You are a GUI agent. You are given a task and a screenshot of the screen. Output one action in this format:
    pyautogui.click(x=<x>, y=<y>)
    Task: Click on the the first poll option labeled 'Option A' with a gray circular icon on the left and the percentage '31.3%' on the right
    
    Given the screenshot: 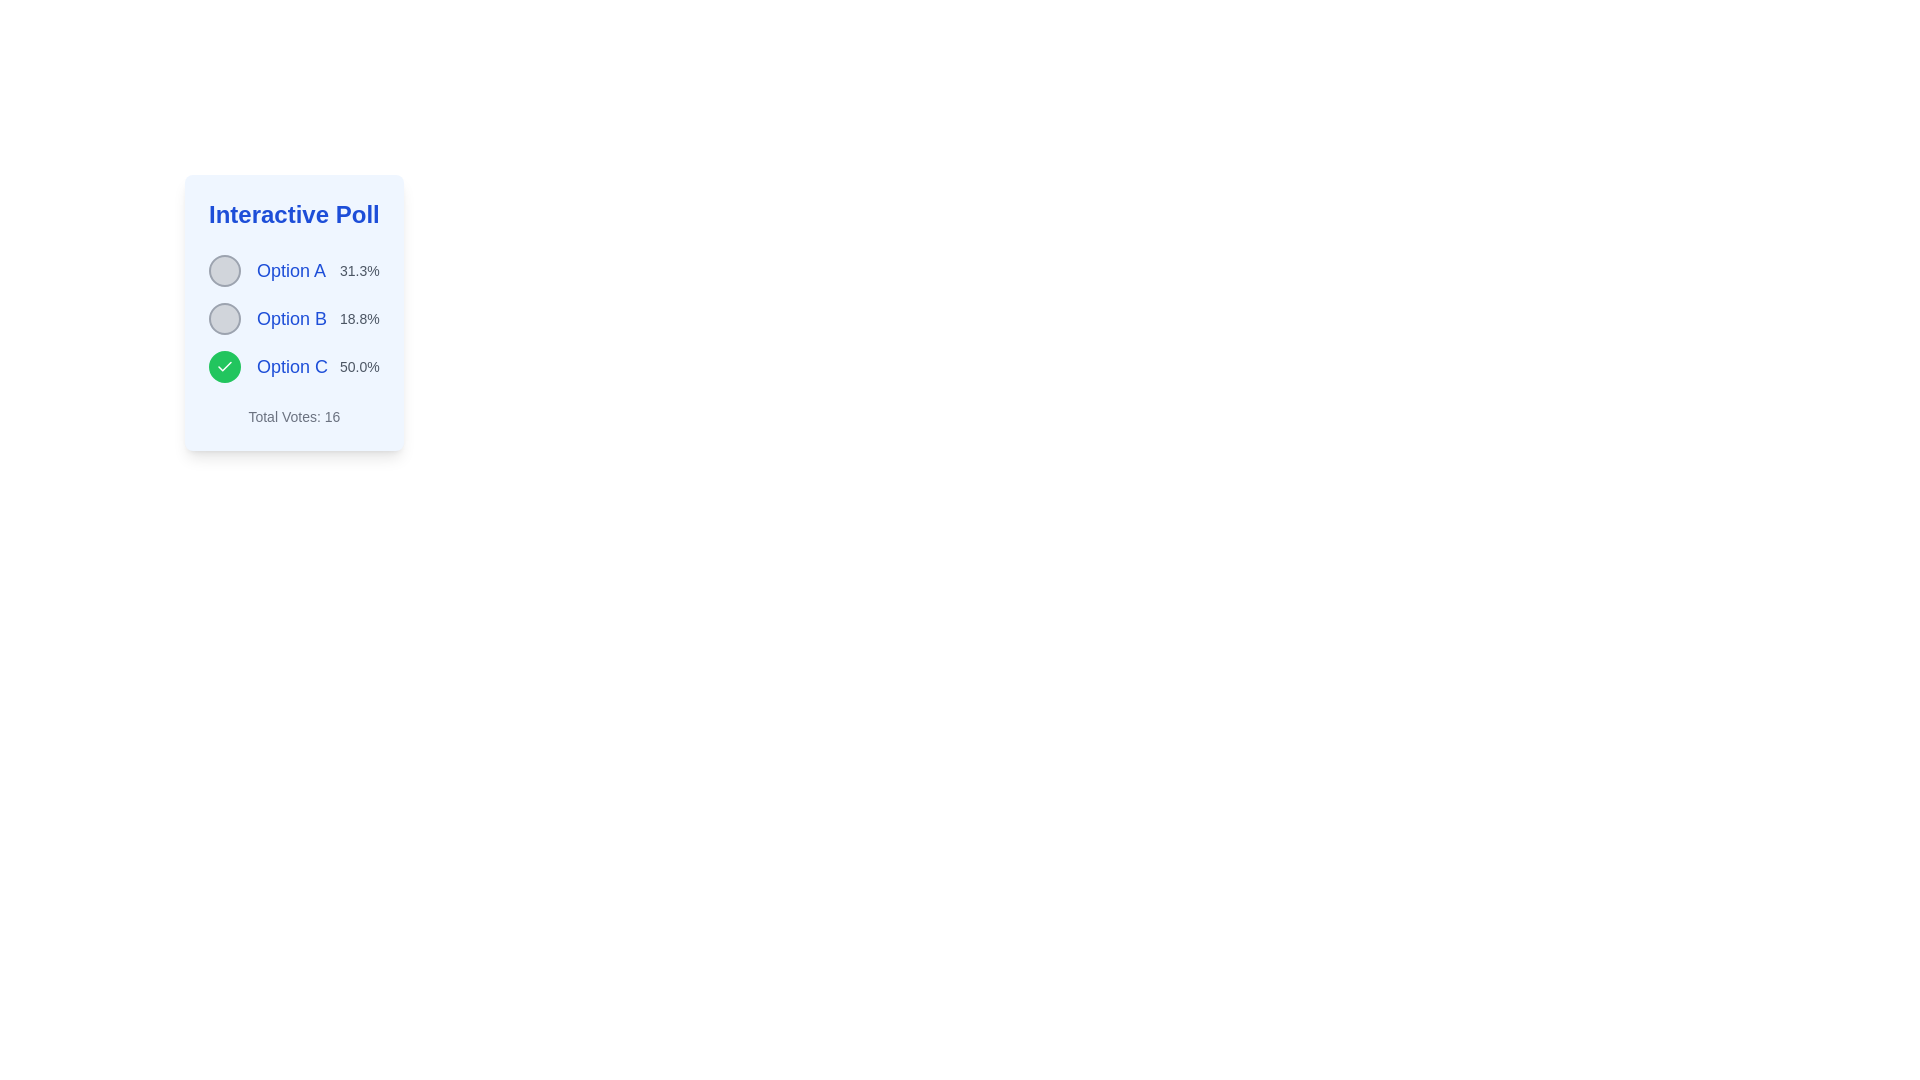 What is the action you would take?
    pyautogui.click(x=293, y=270)
    